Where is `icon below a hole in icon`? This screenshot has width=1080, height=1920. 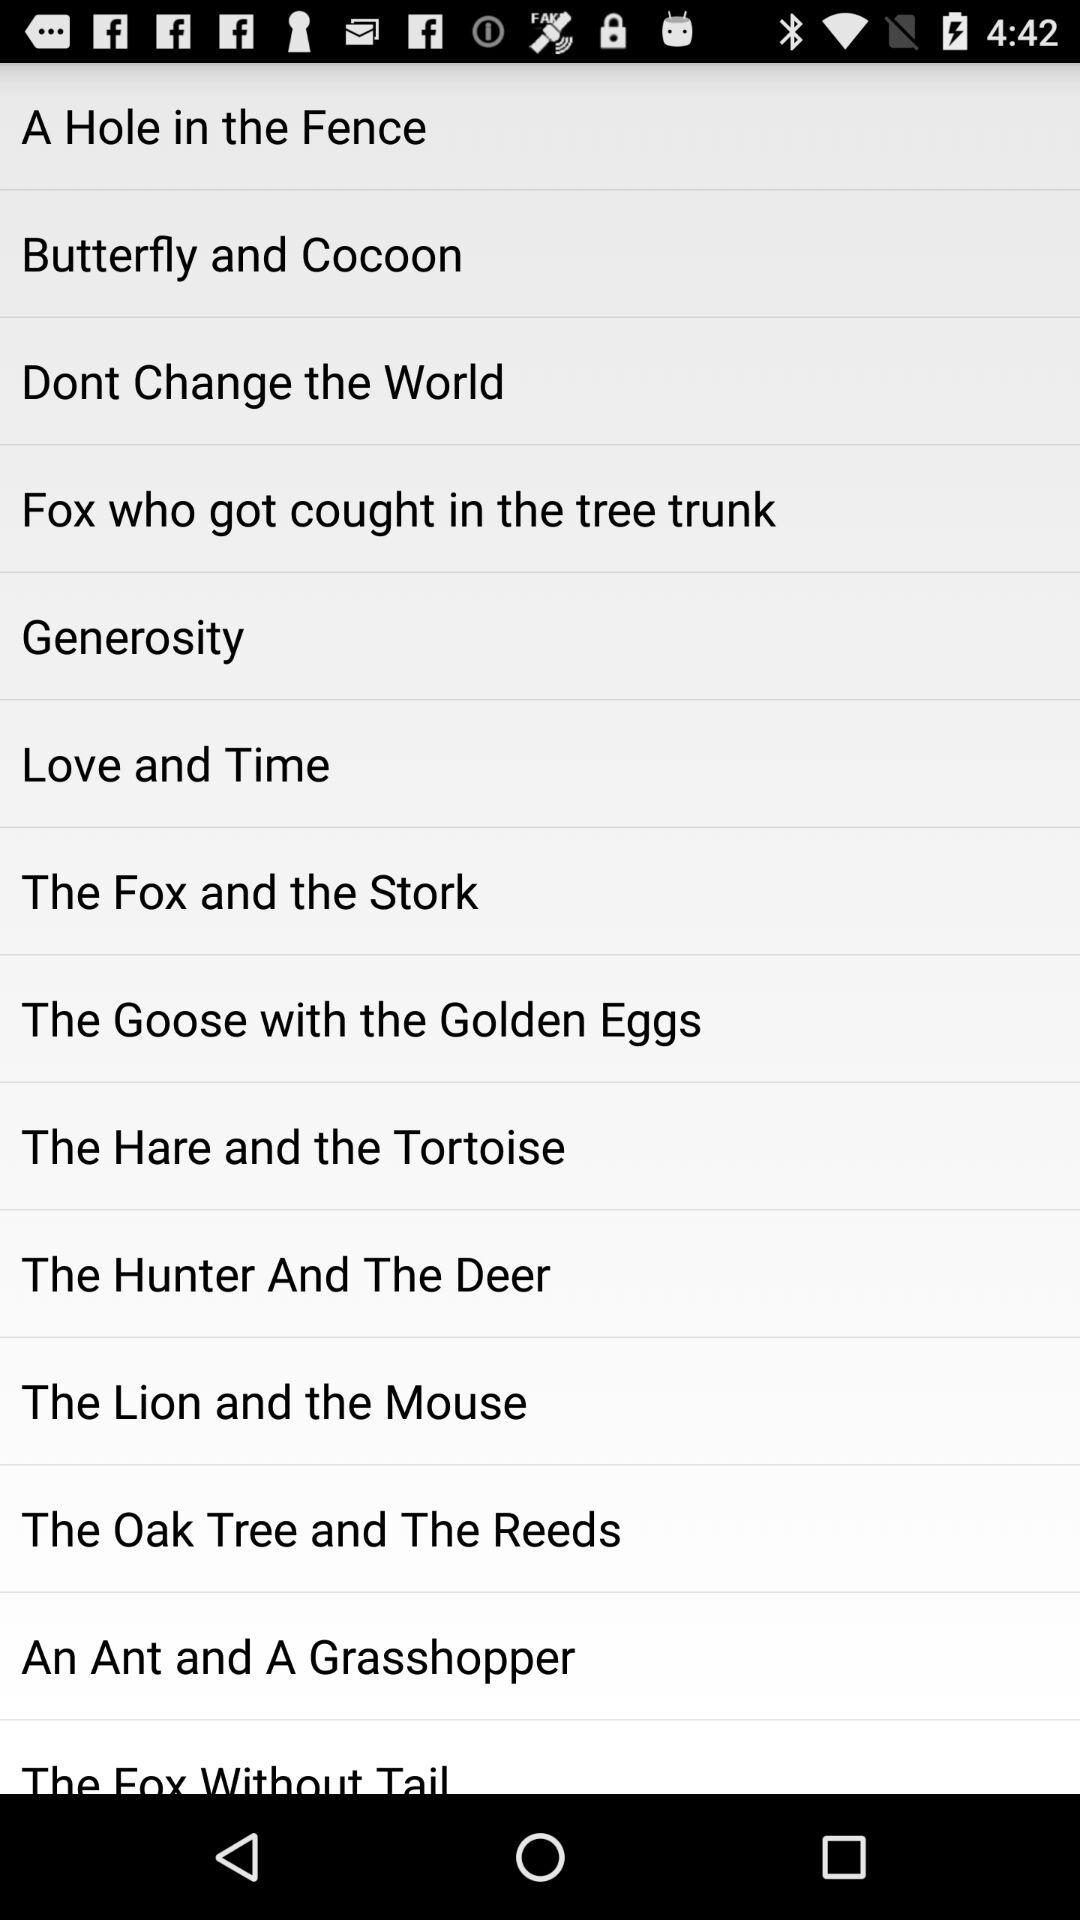 icon below a hole in icon is located at coordinates (540, 252).